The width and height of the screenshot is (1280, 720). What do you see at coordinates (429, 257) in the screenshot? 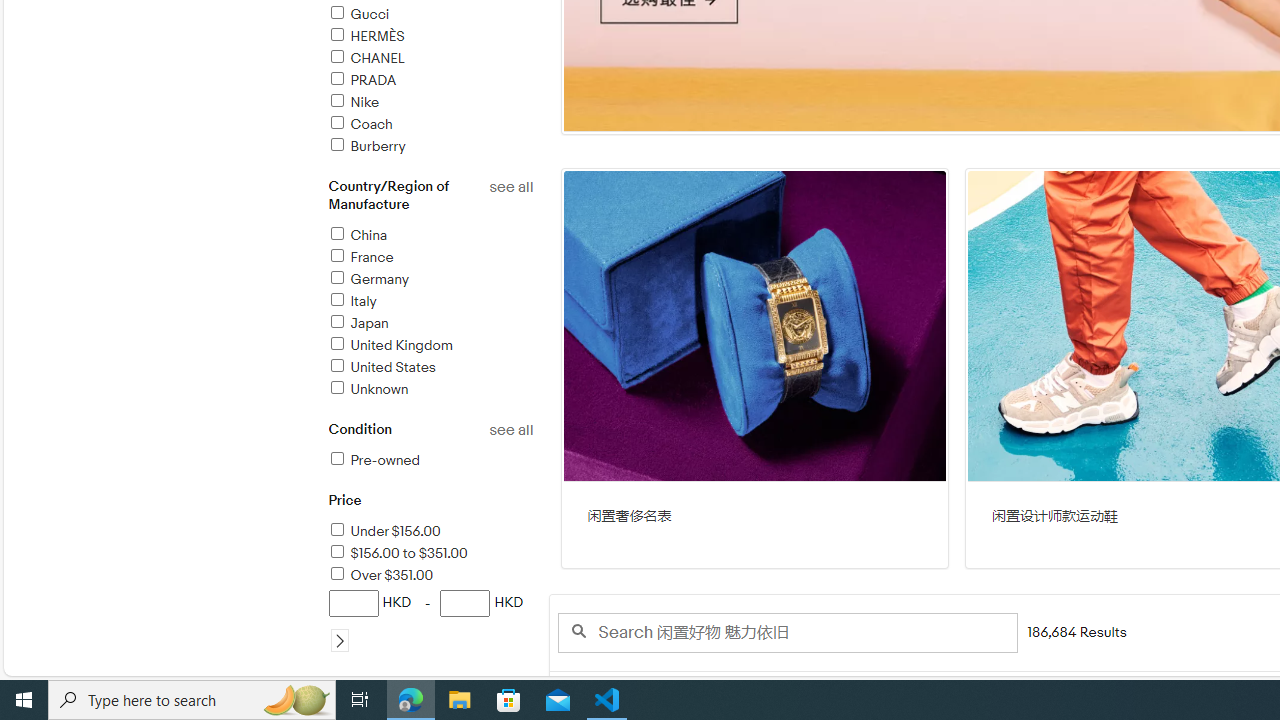
I see `'France'` at bounding box center [429, 257].